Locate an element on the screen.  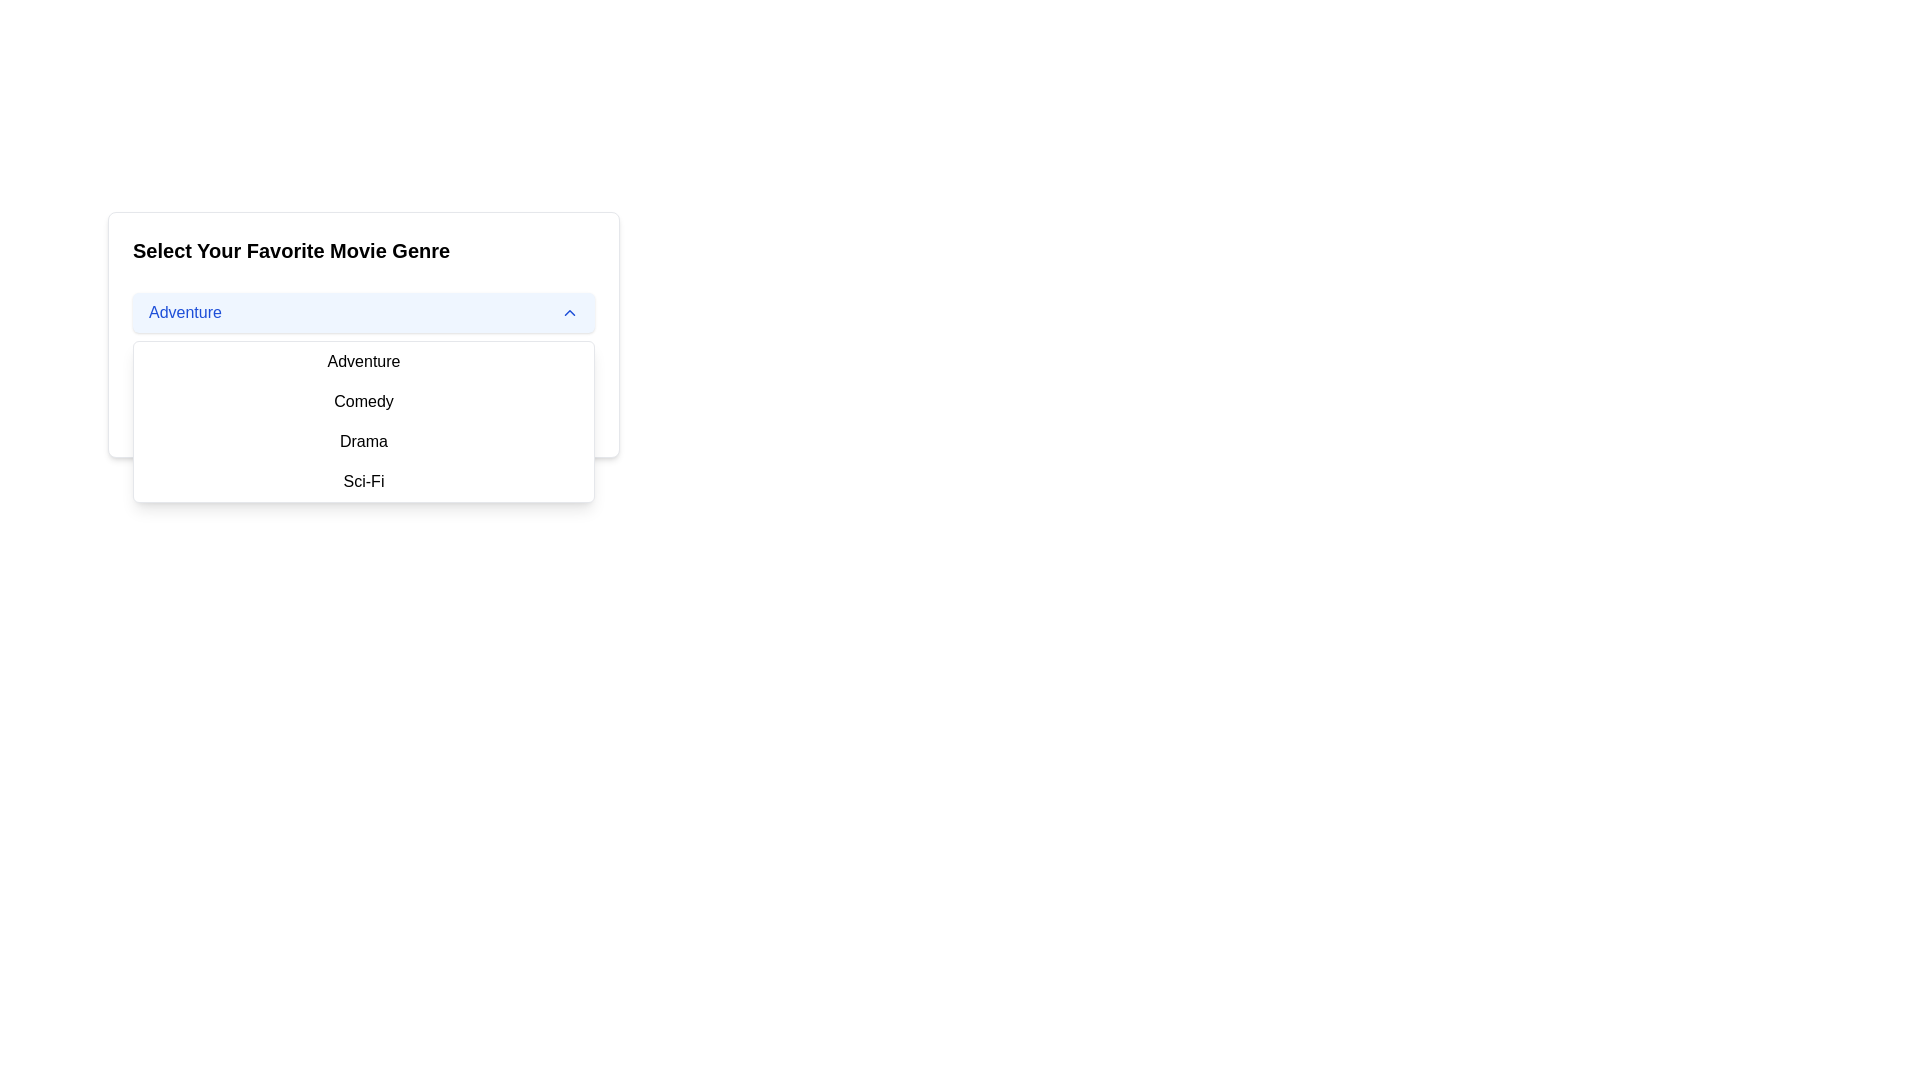
the 'Comedy' selectable list item in the dropdown menu is located at coordinates (364, 401).